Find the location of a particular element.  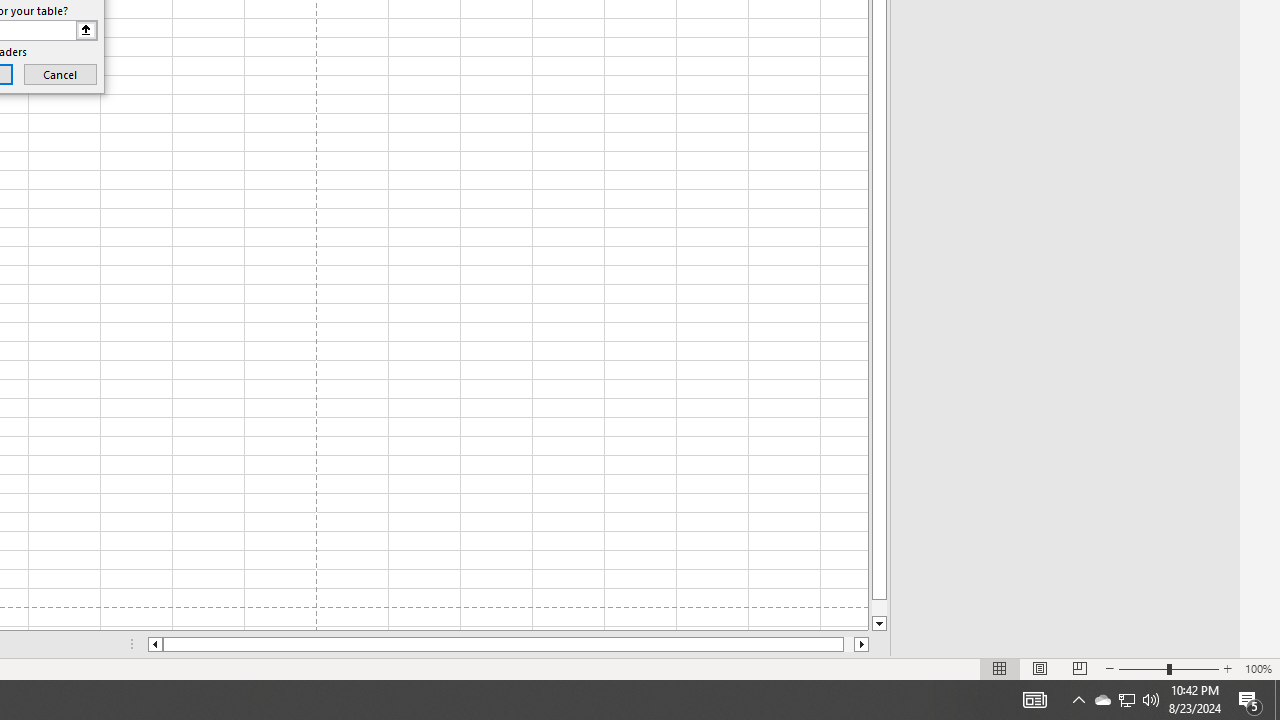

'Zoom' is located at coordinates (1168, 669).